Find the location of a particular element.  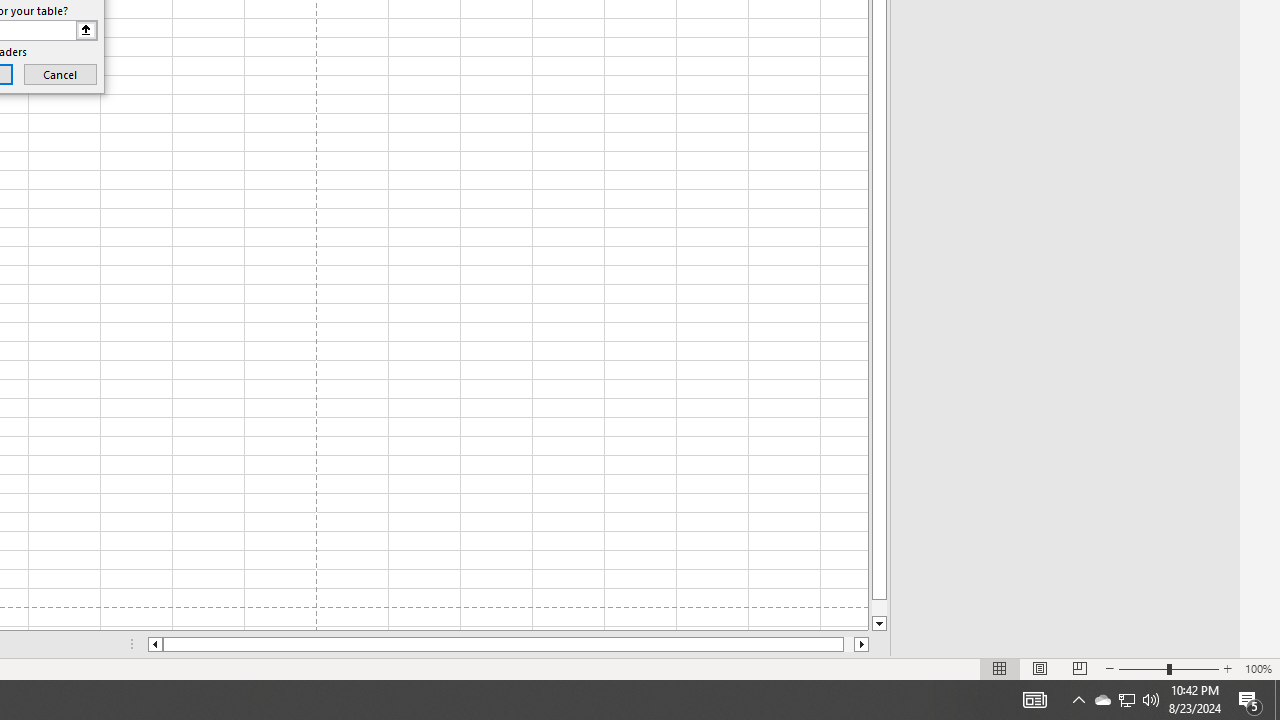

'Zoom' is located at coordinates (1168, 669).